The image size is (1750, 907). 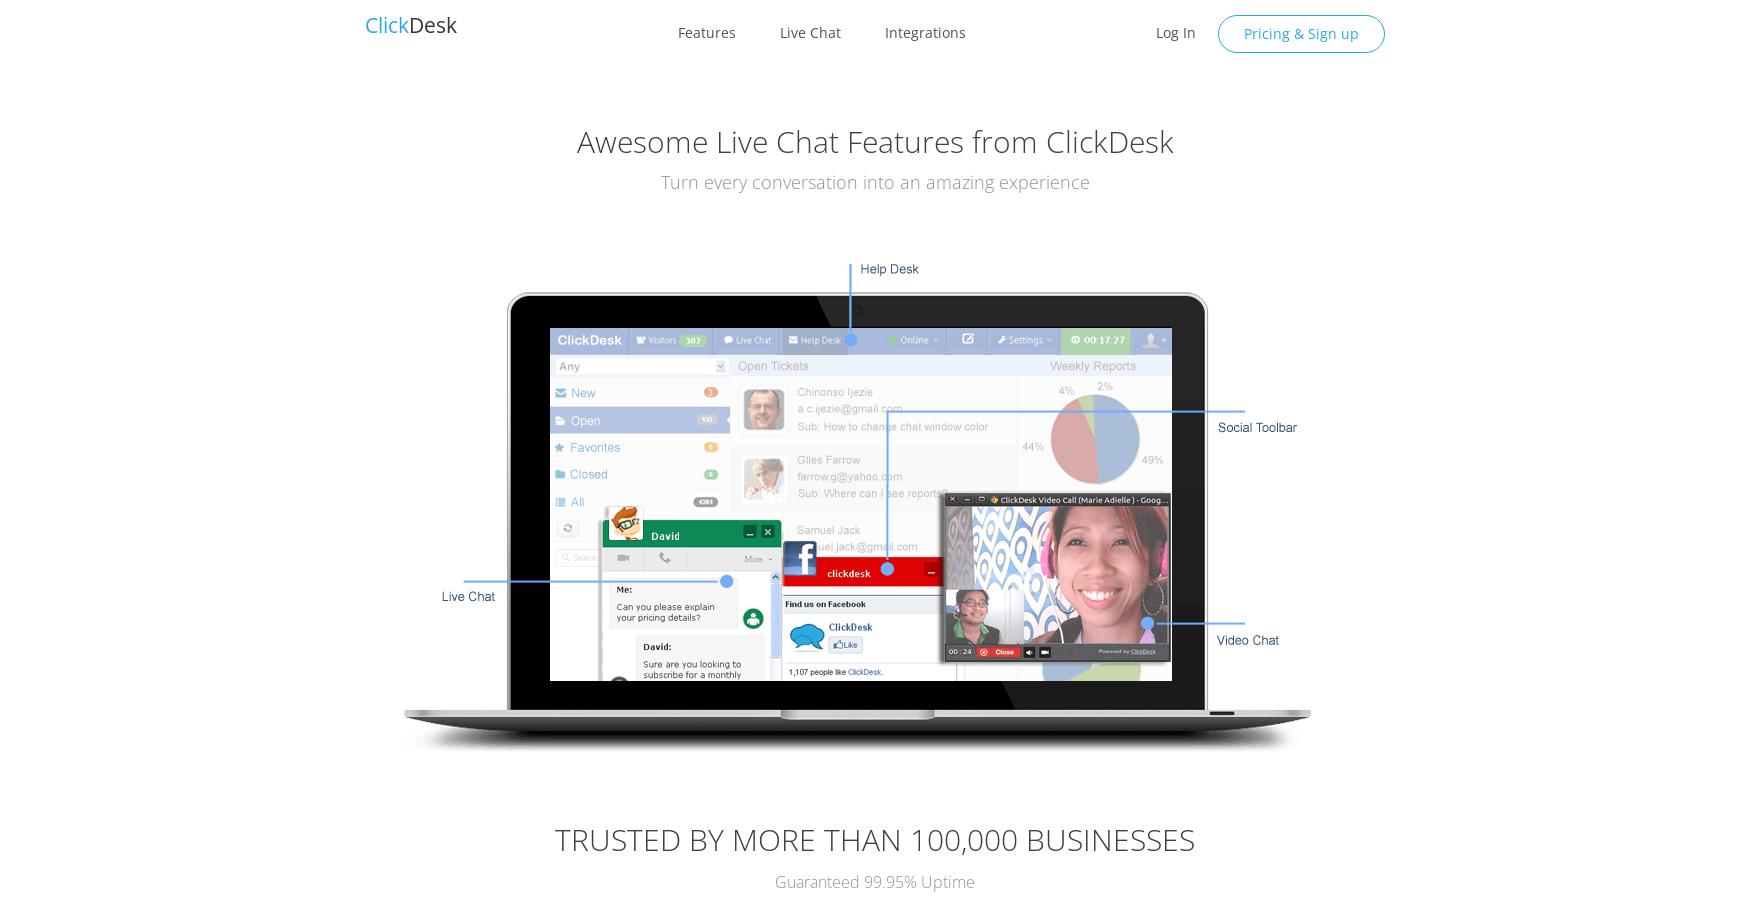 I want to click on 'Features', so click(x=705, y=31).